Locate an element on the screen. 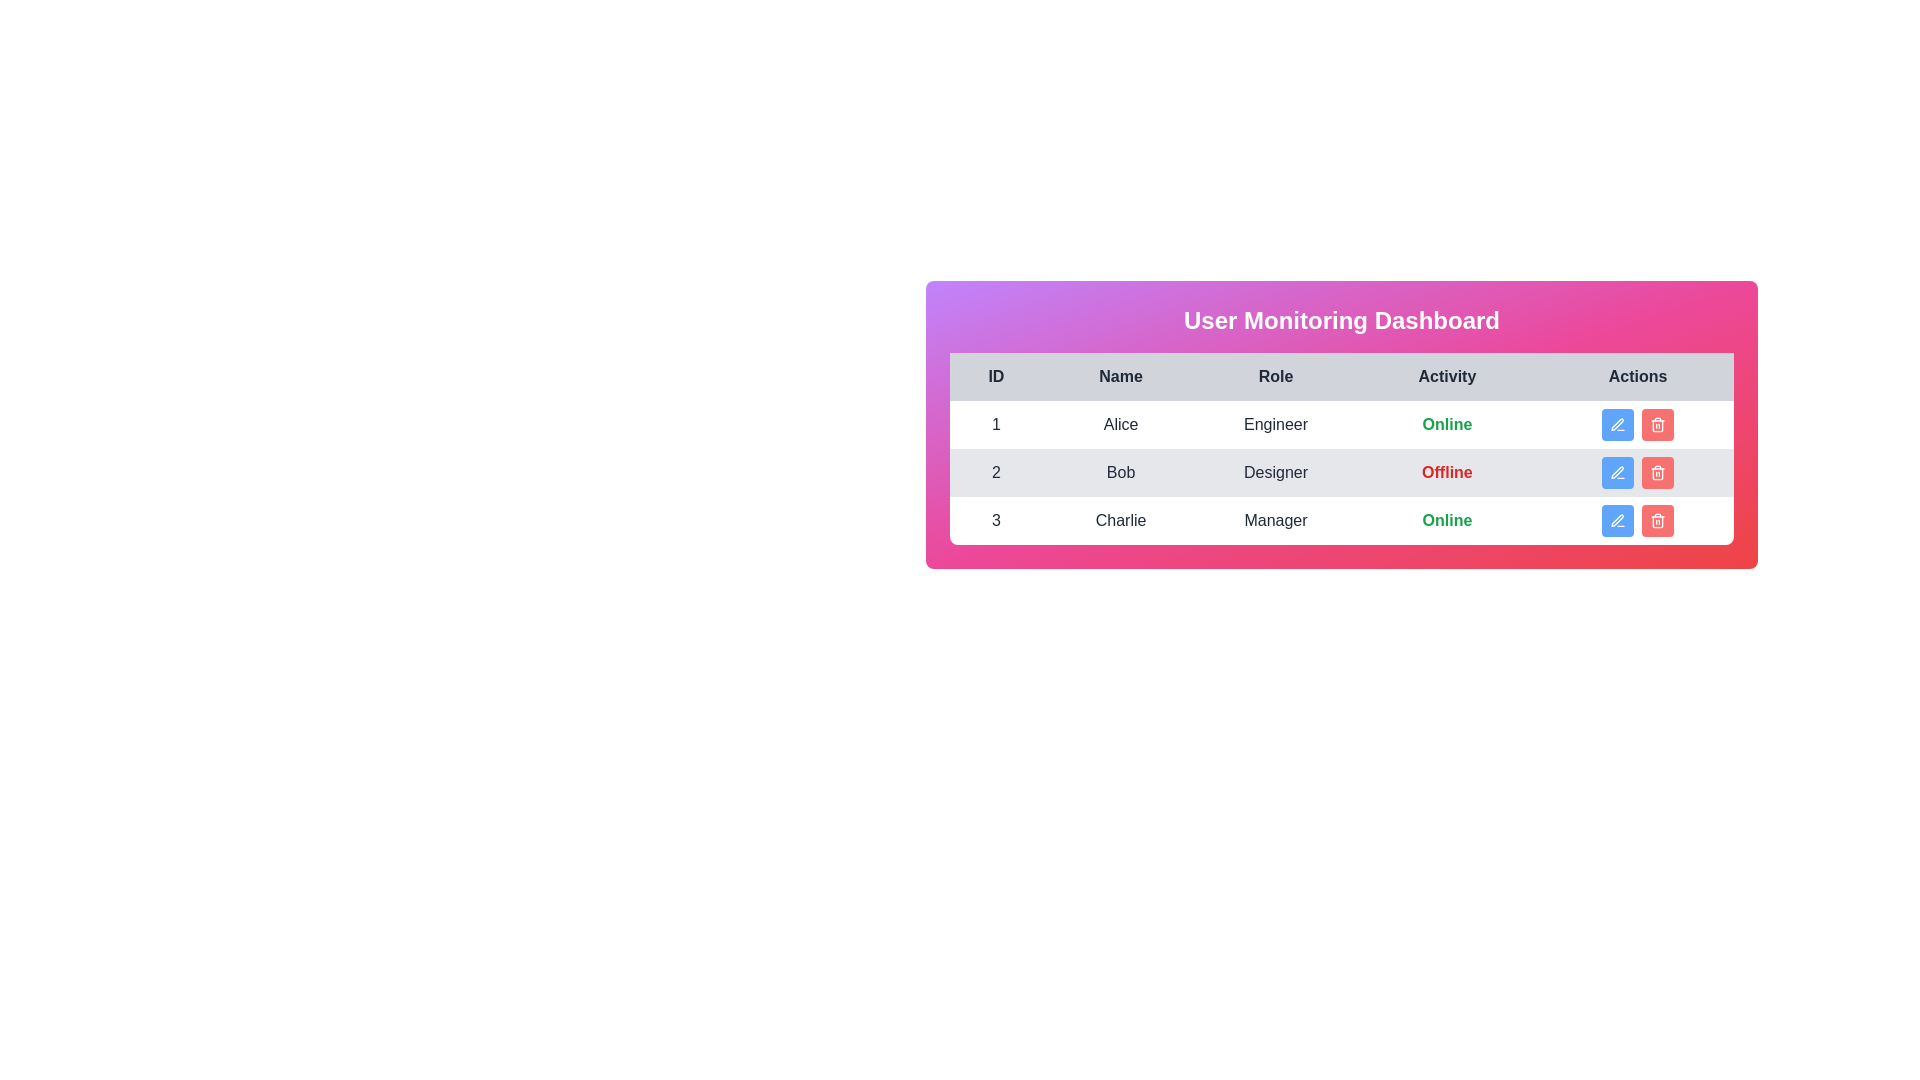 Image resolution: width=1920 pixels, height=1080 pixels. the row corresponding to user 2 is located at coordinates (1342, 473).